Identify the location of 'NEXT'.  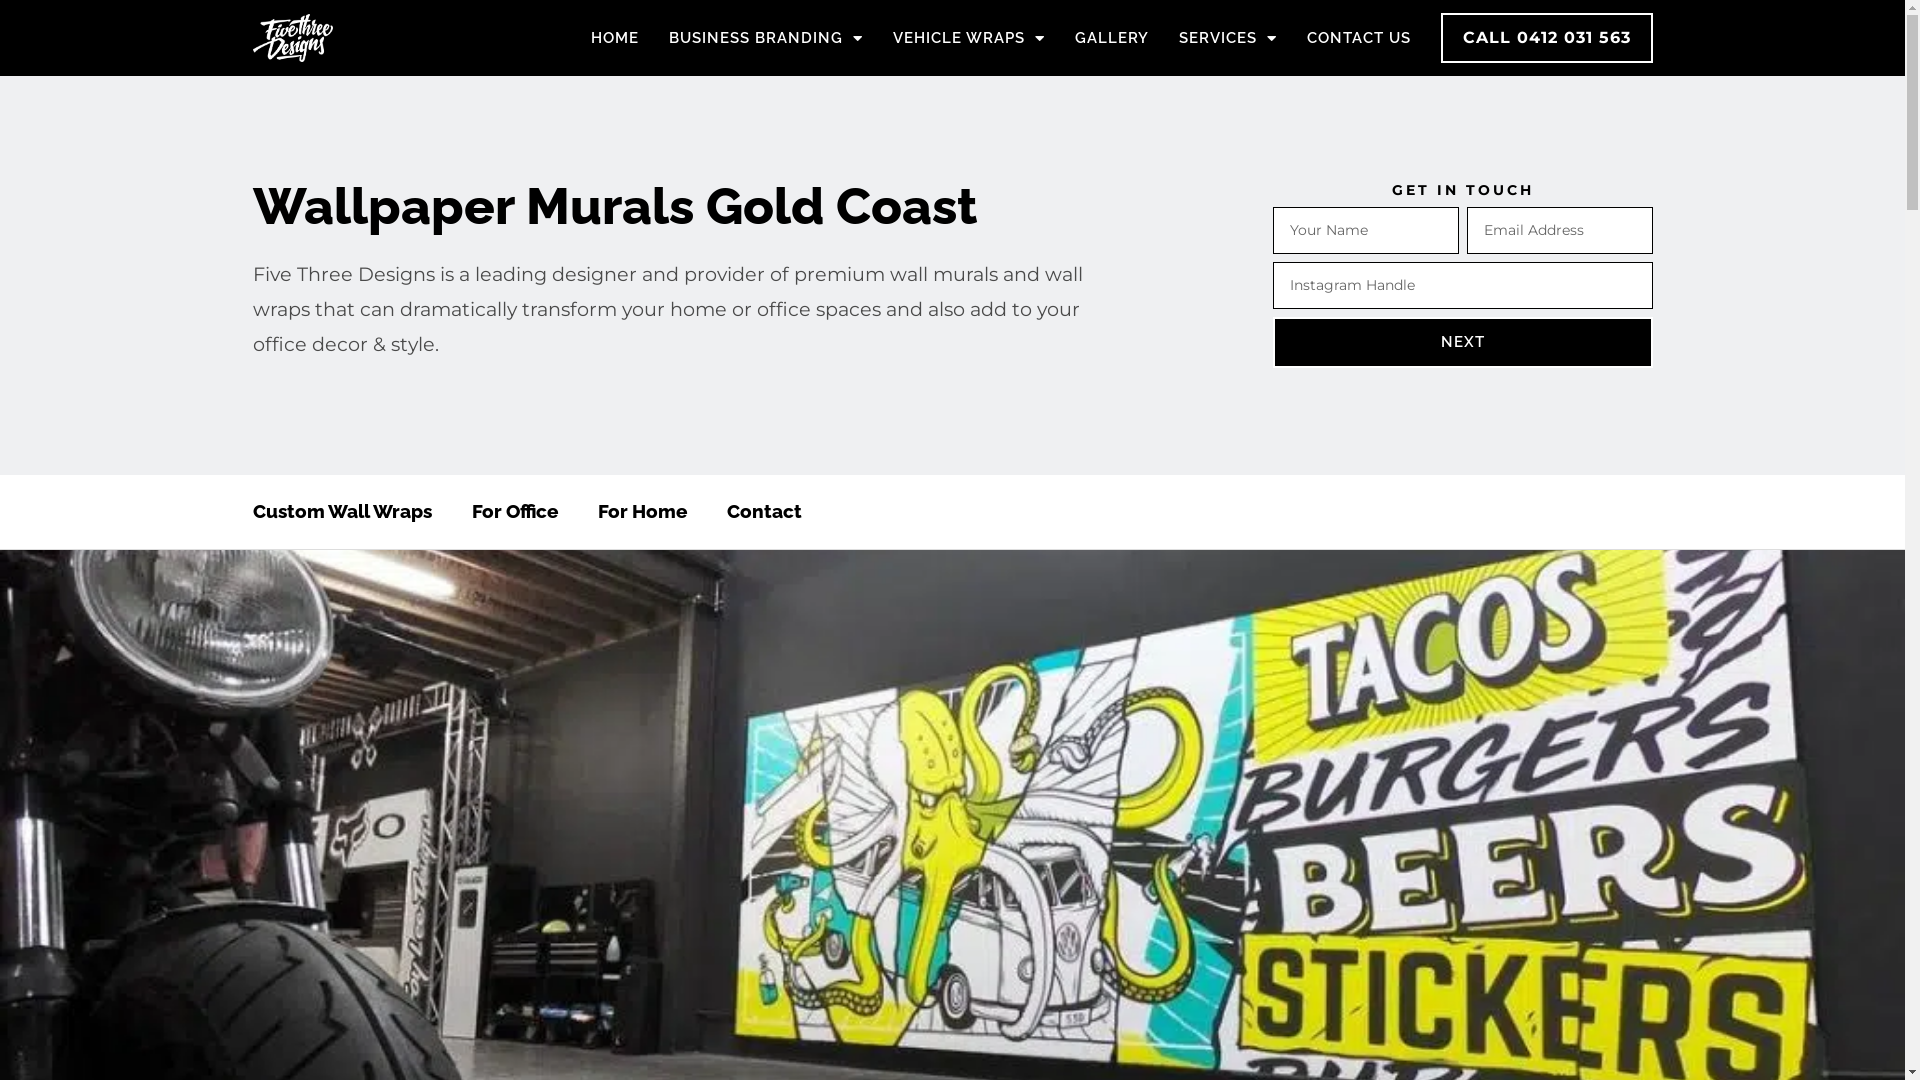
(1462, 341).